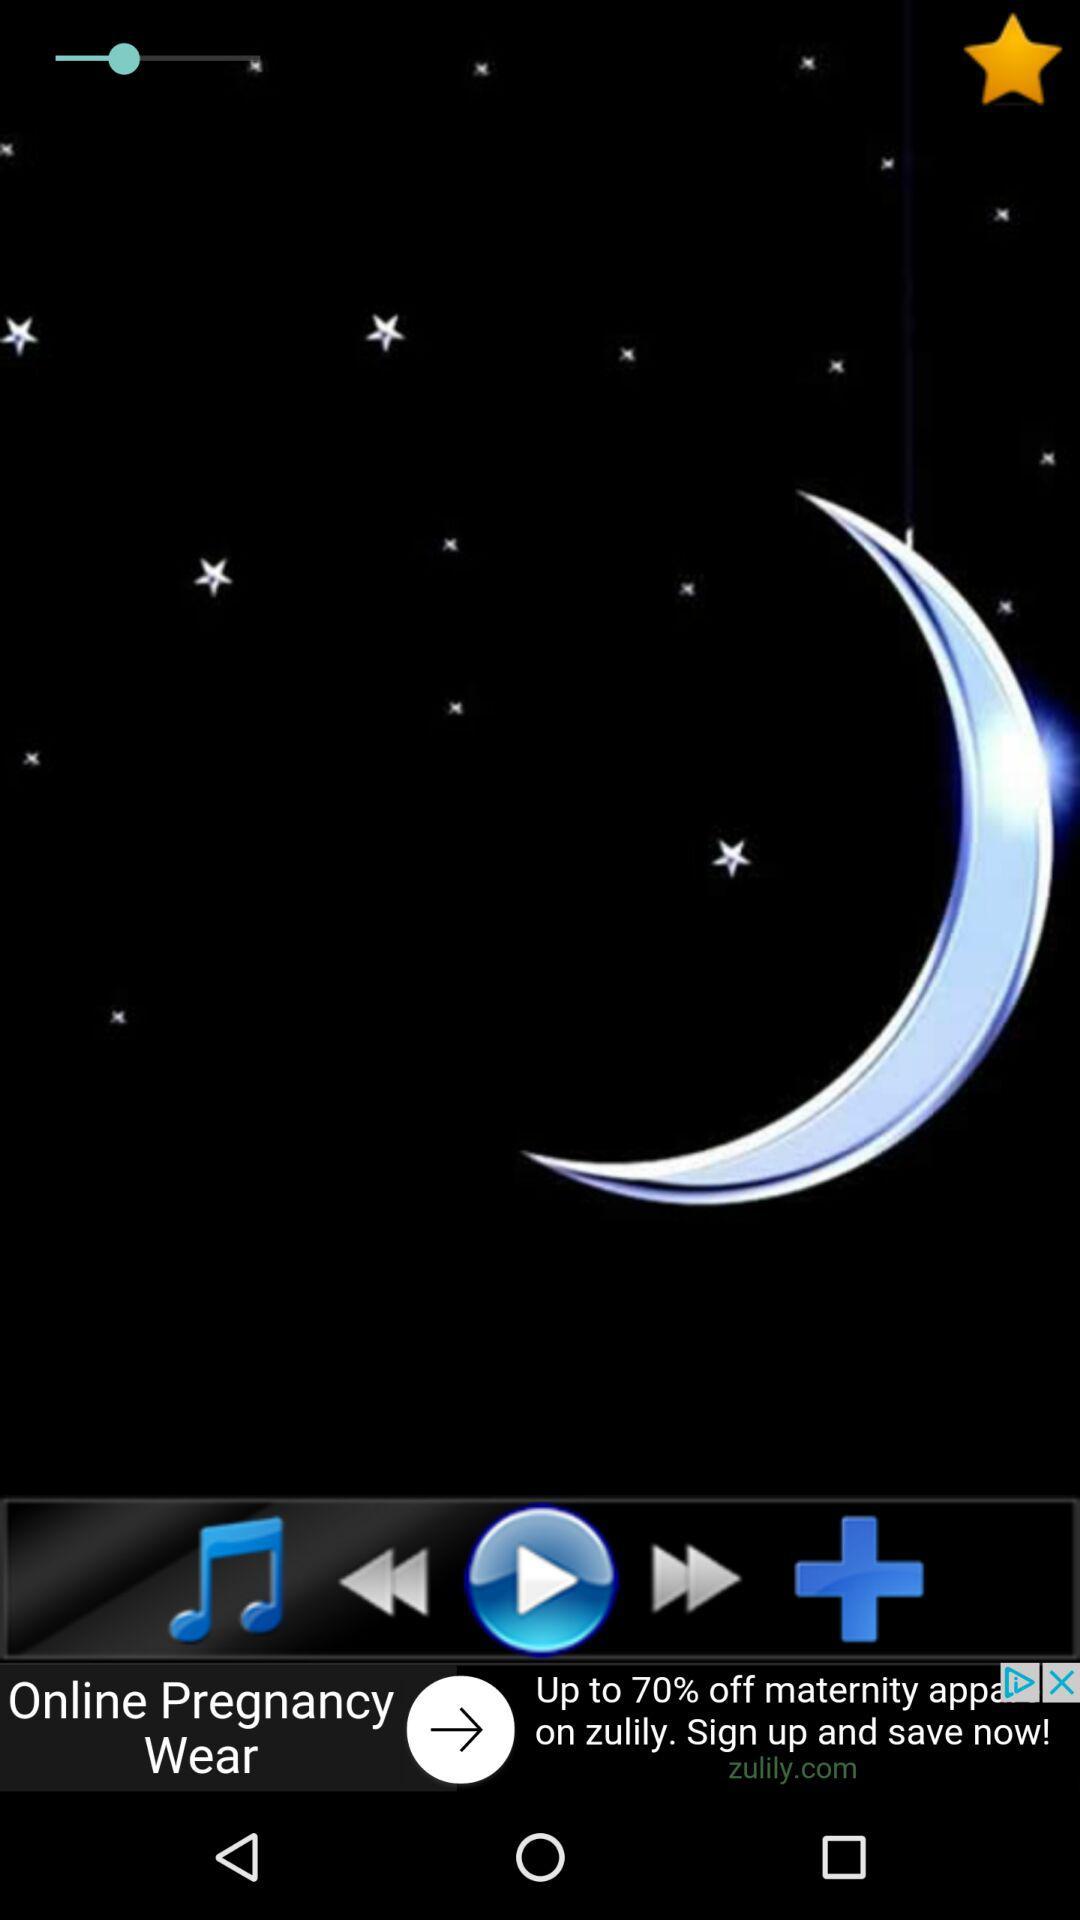  I want to click on the star icon, so click(1020, 59).